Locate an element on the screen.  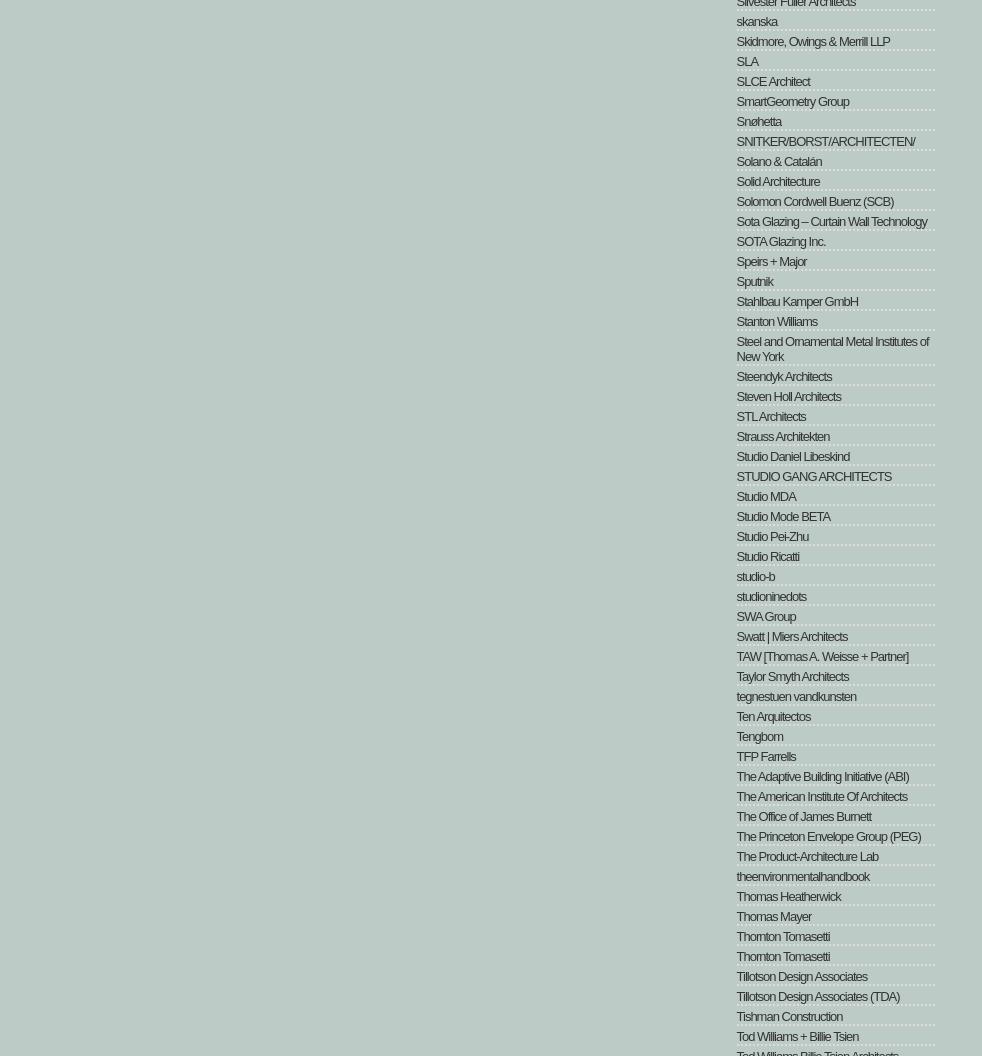
'SLCE Architect' is located at coordinates (772, 80).